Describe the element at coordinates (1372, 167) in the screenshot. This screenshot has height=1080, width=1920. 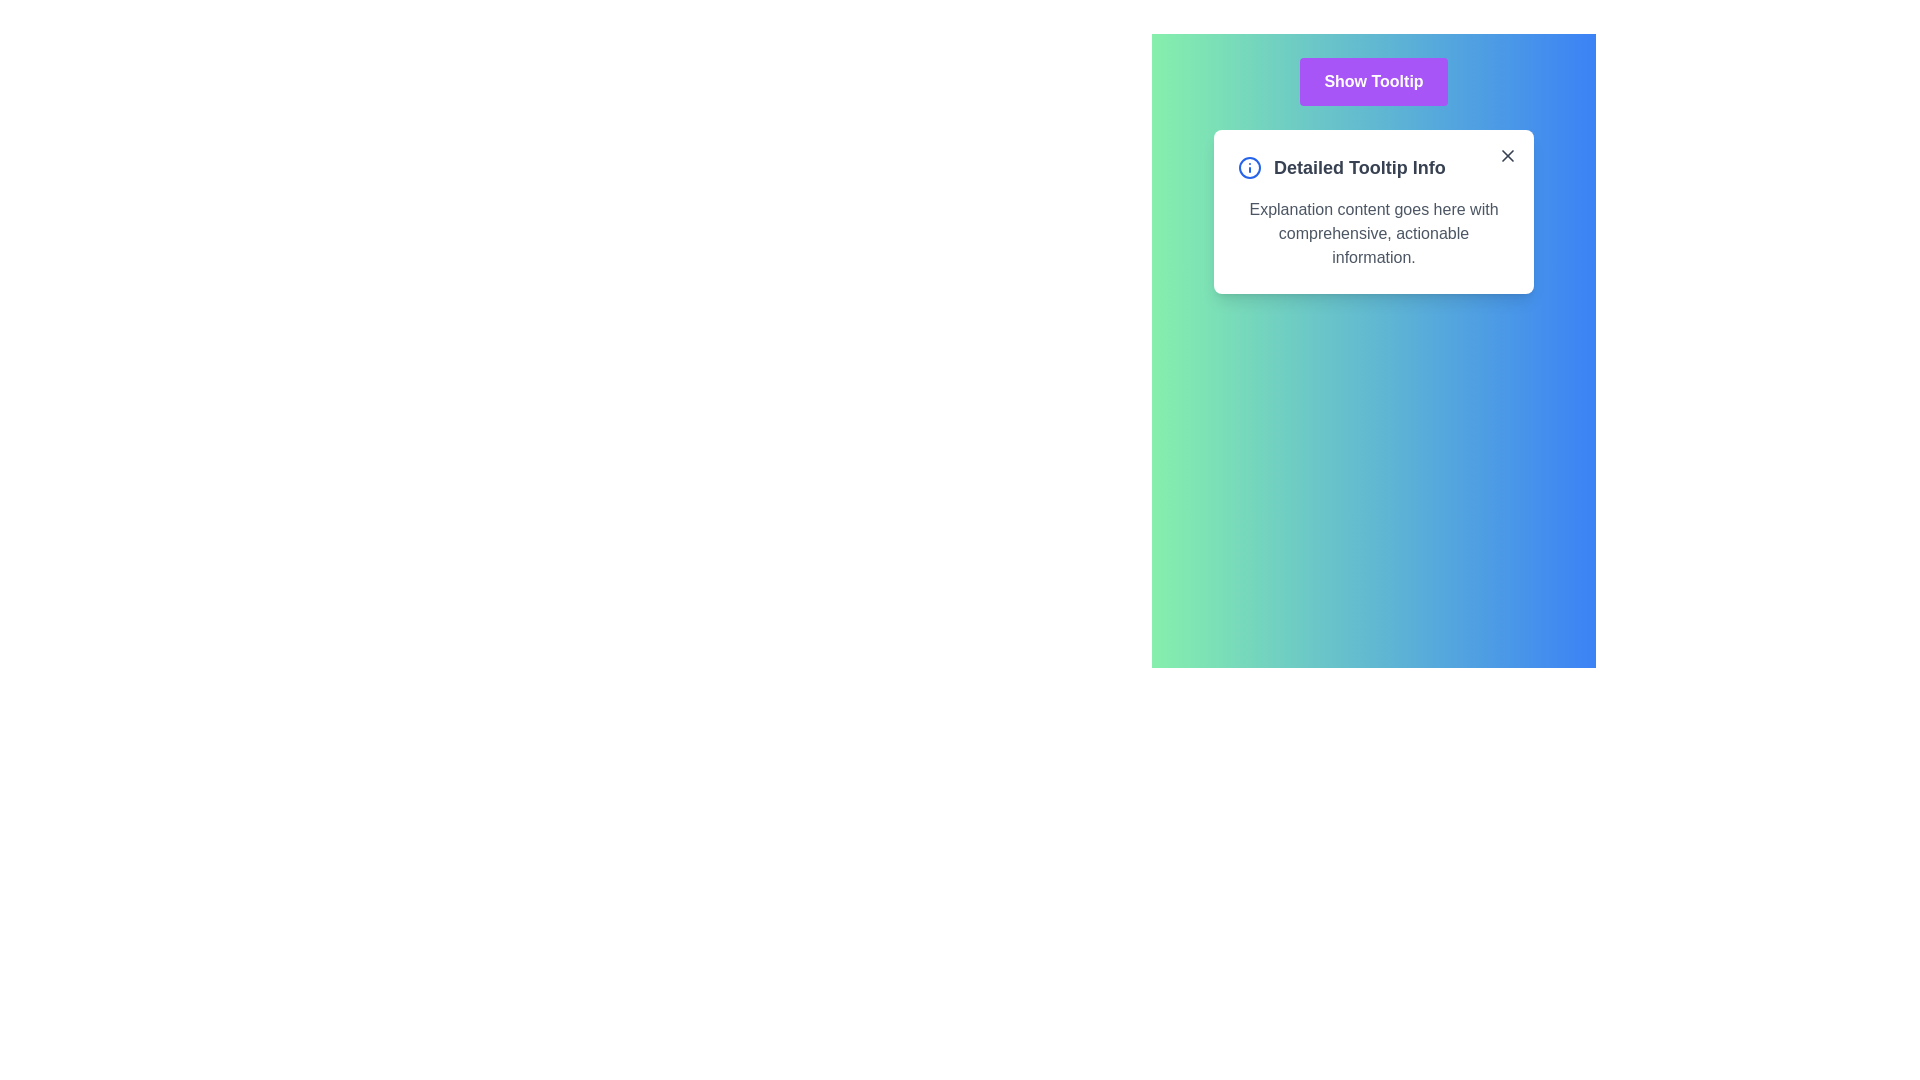
I see `the textual header 'Detailed Tooltip Info' located at the top of the tooltip card, which is styled in bold with a large font size and accompanied by a blue circular icon with an 'i' symbol` at that location.